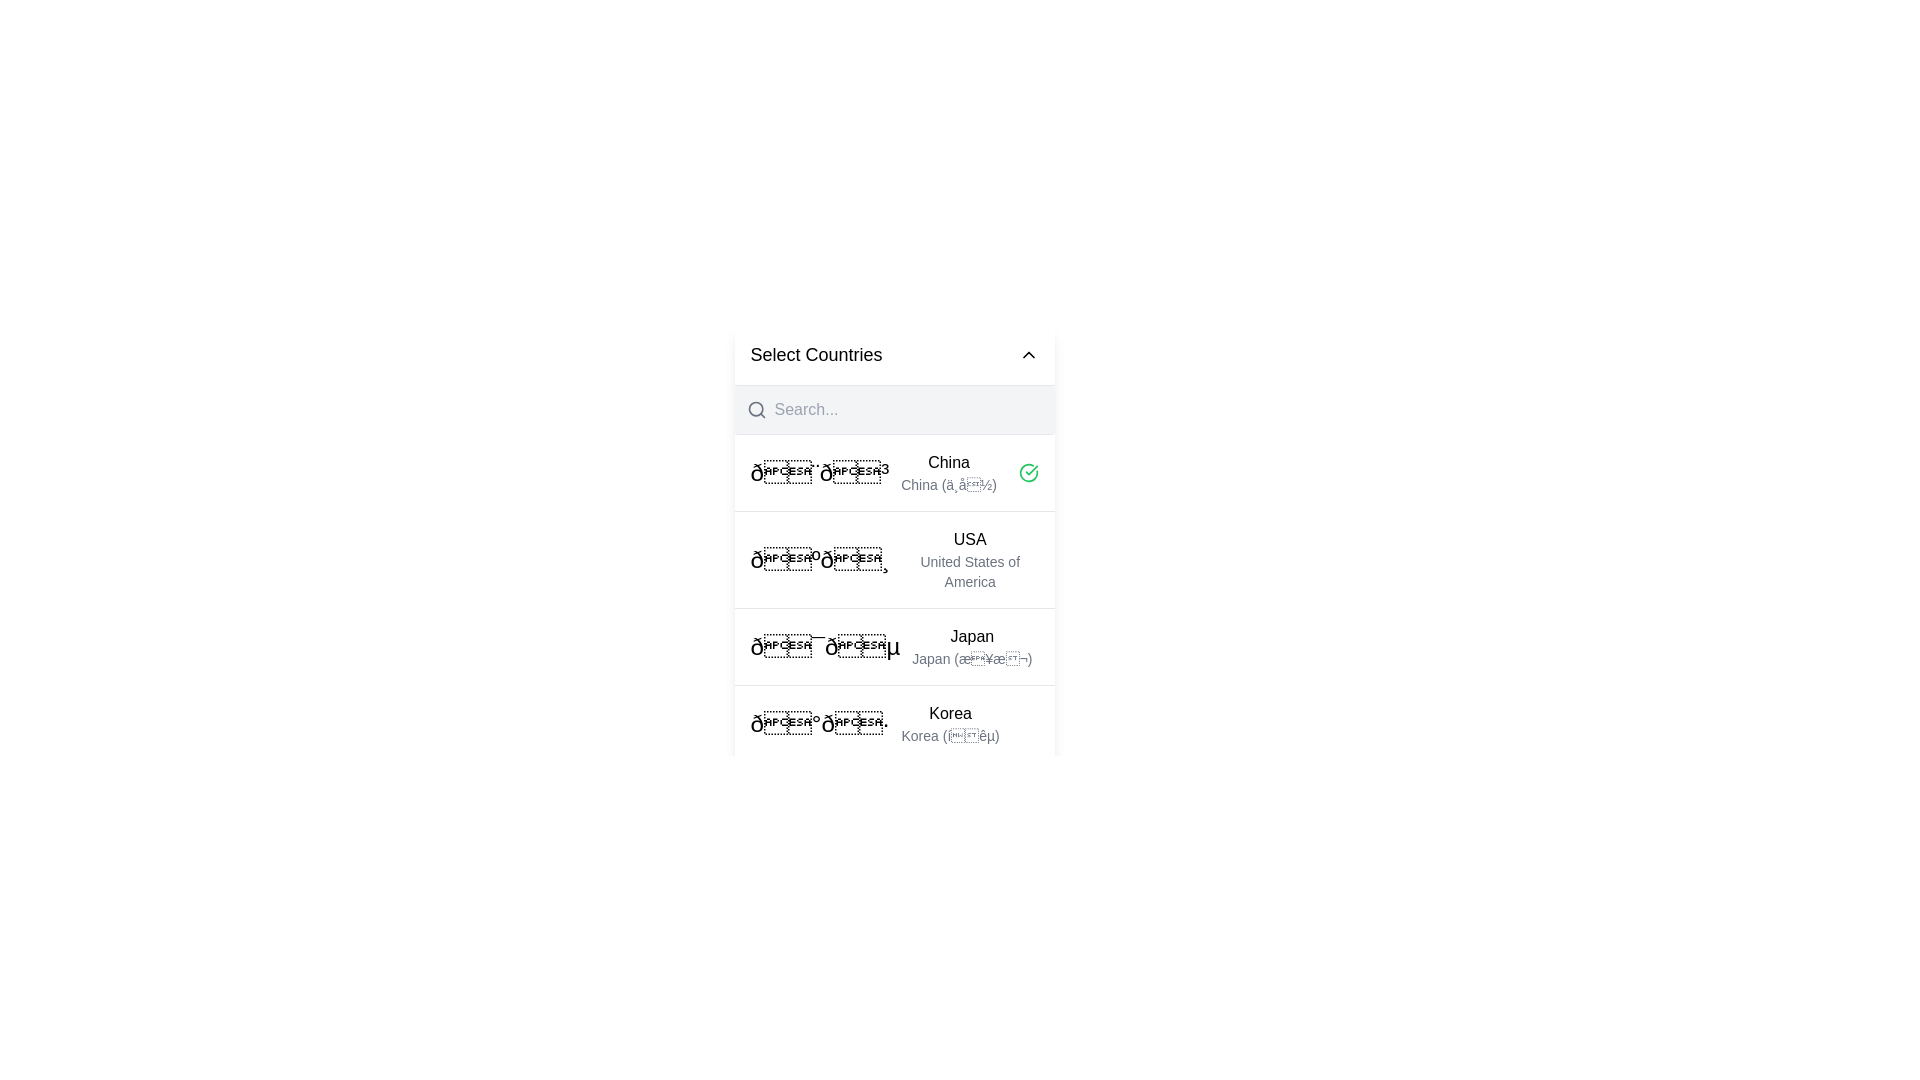 The width and height of the screenshot is (1920, 1080). Describe the element at coordinates (970, 559) in the screenshot. I see `the list item representing the country 'United States of America'` at that location.